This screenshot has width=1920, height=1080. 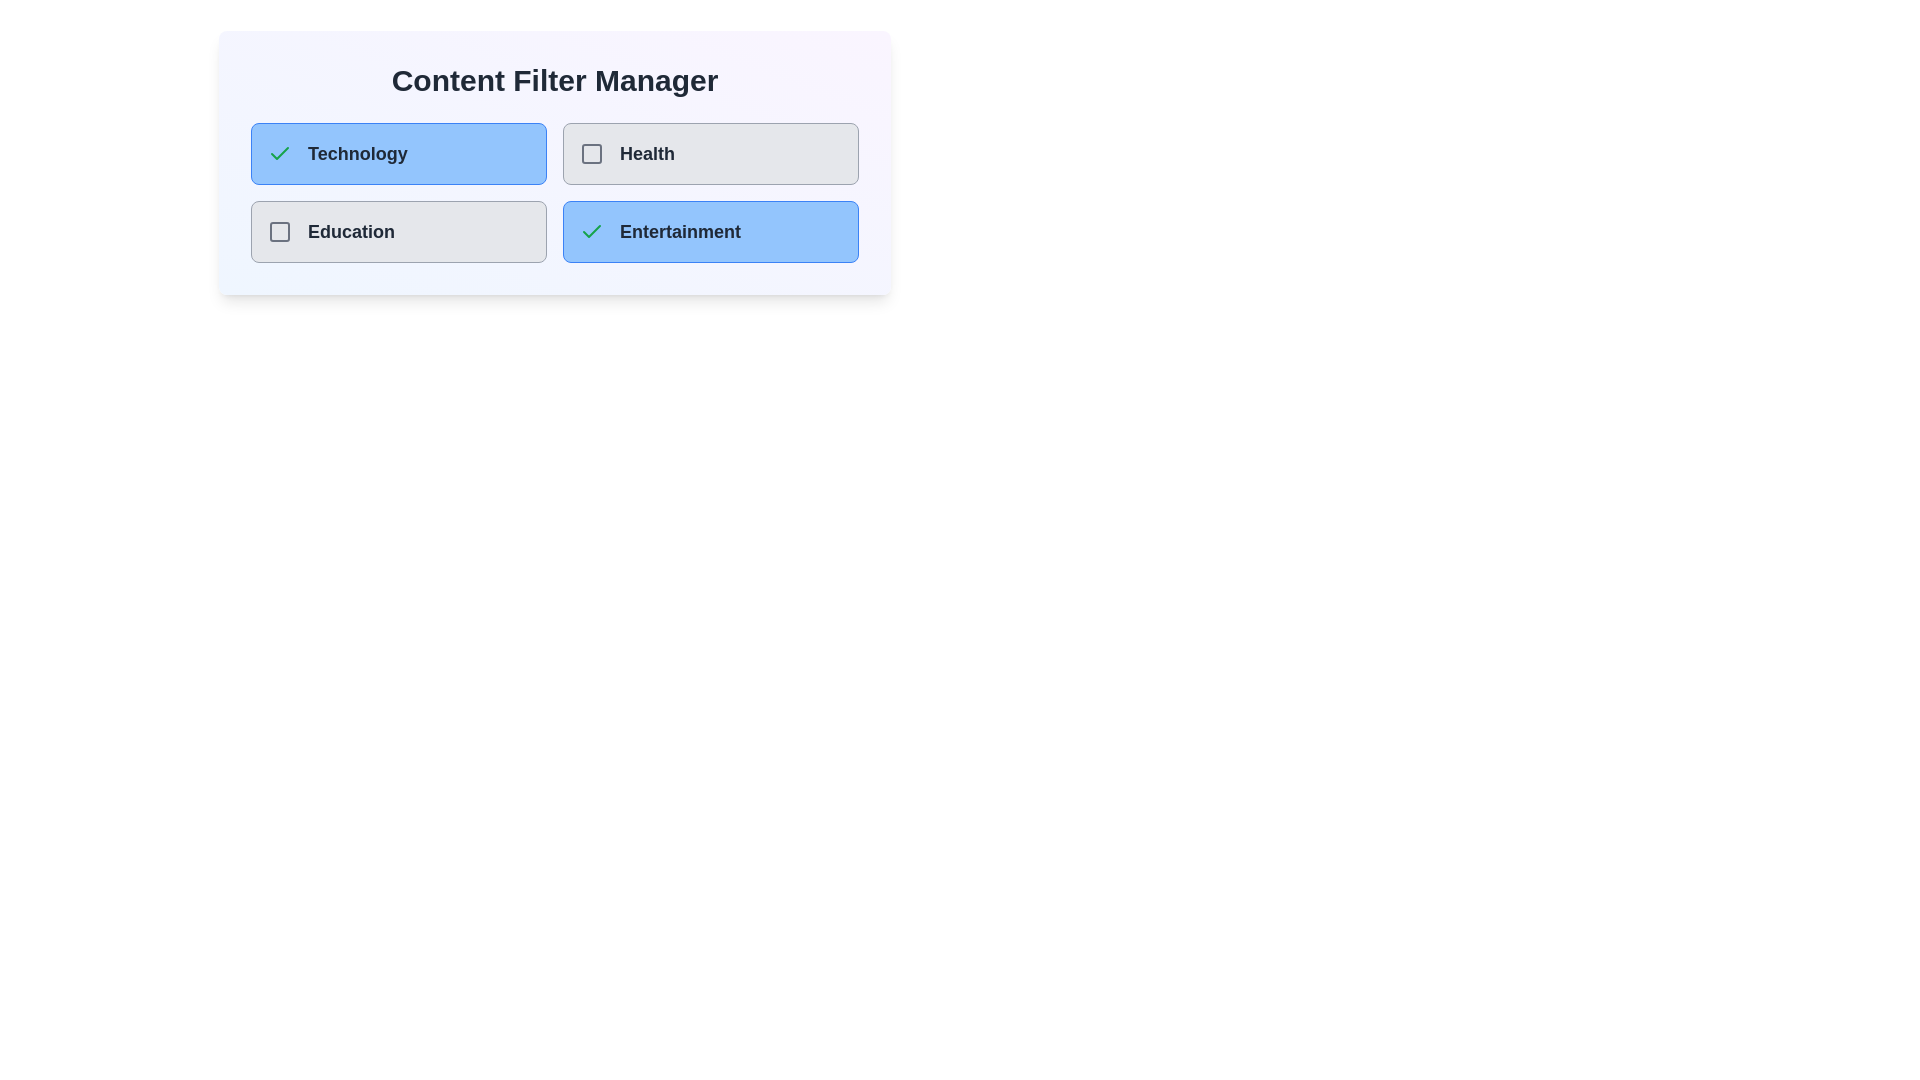 What do you see at coordinates (398, 153) in the screenshot?
I see `the category named Technology` at bounding box center [398, 153].